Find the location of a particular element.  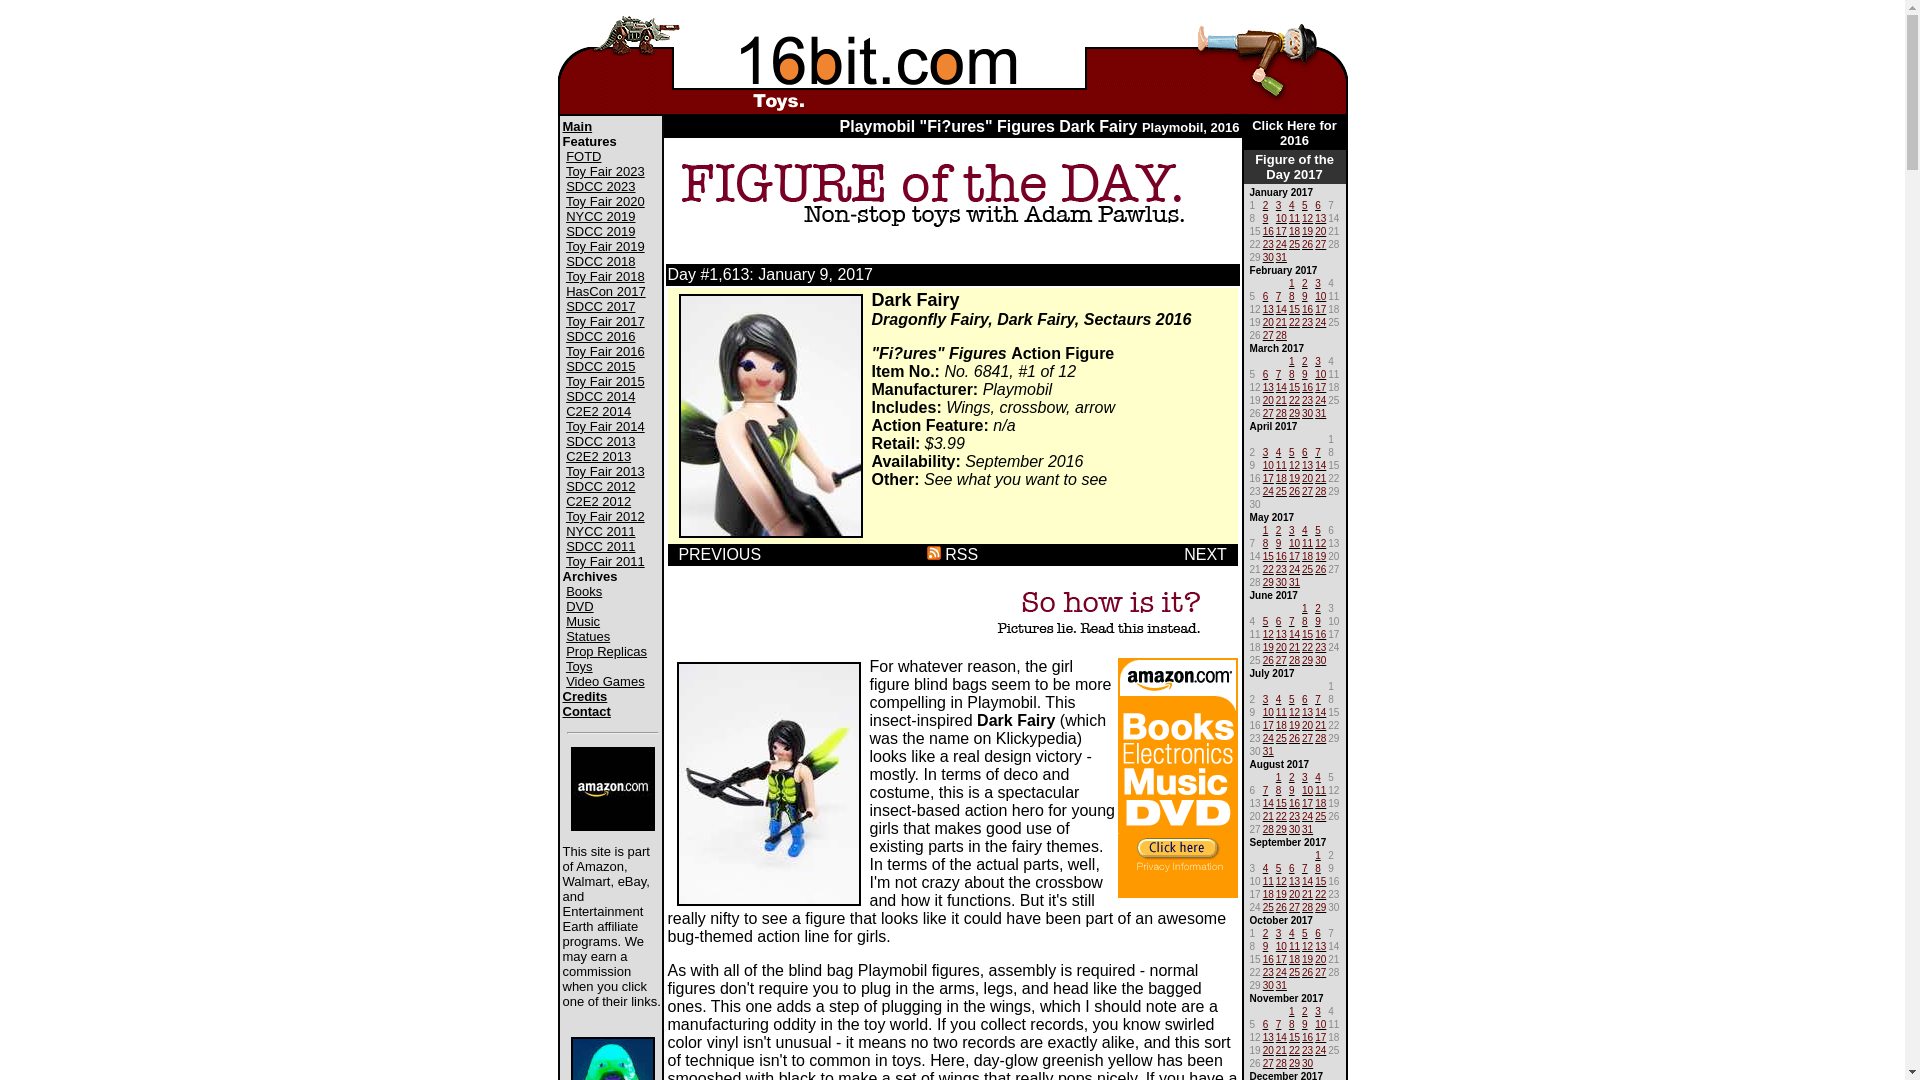

'Toy Fair 2013' is located at coordinates (604, 471).